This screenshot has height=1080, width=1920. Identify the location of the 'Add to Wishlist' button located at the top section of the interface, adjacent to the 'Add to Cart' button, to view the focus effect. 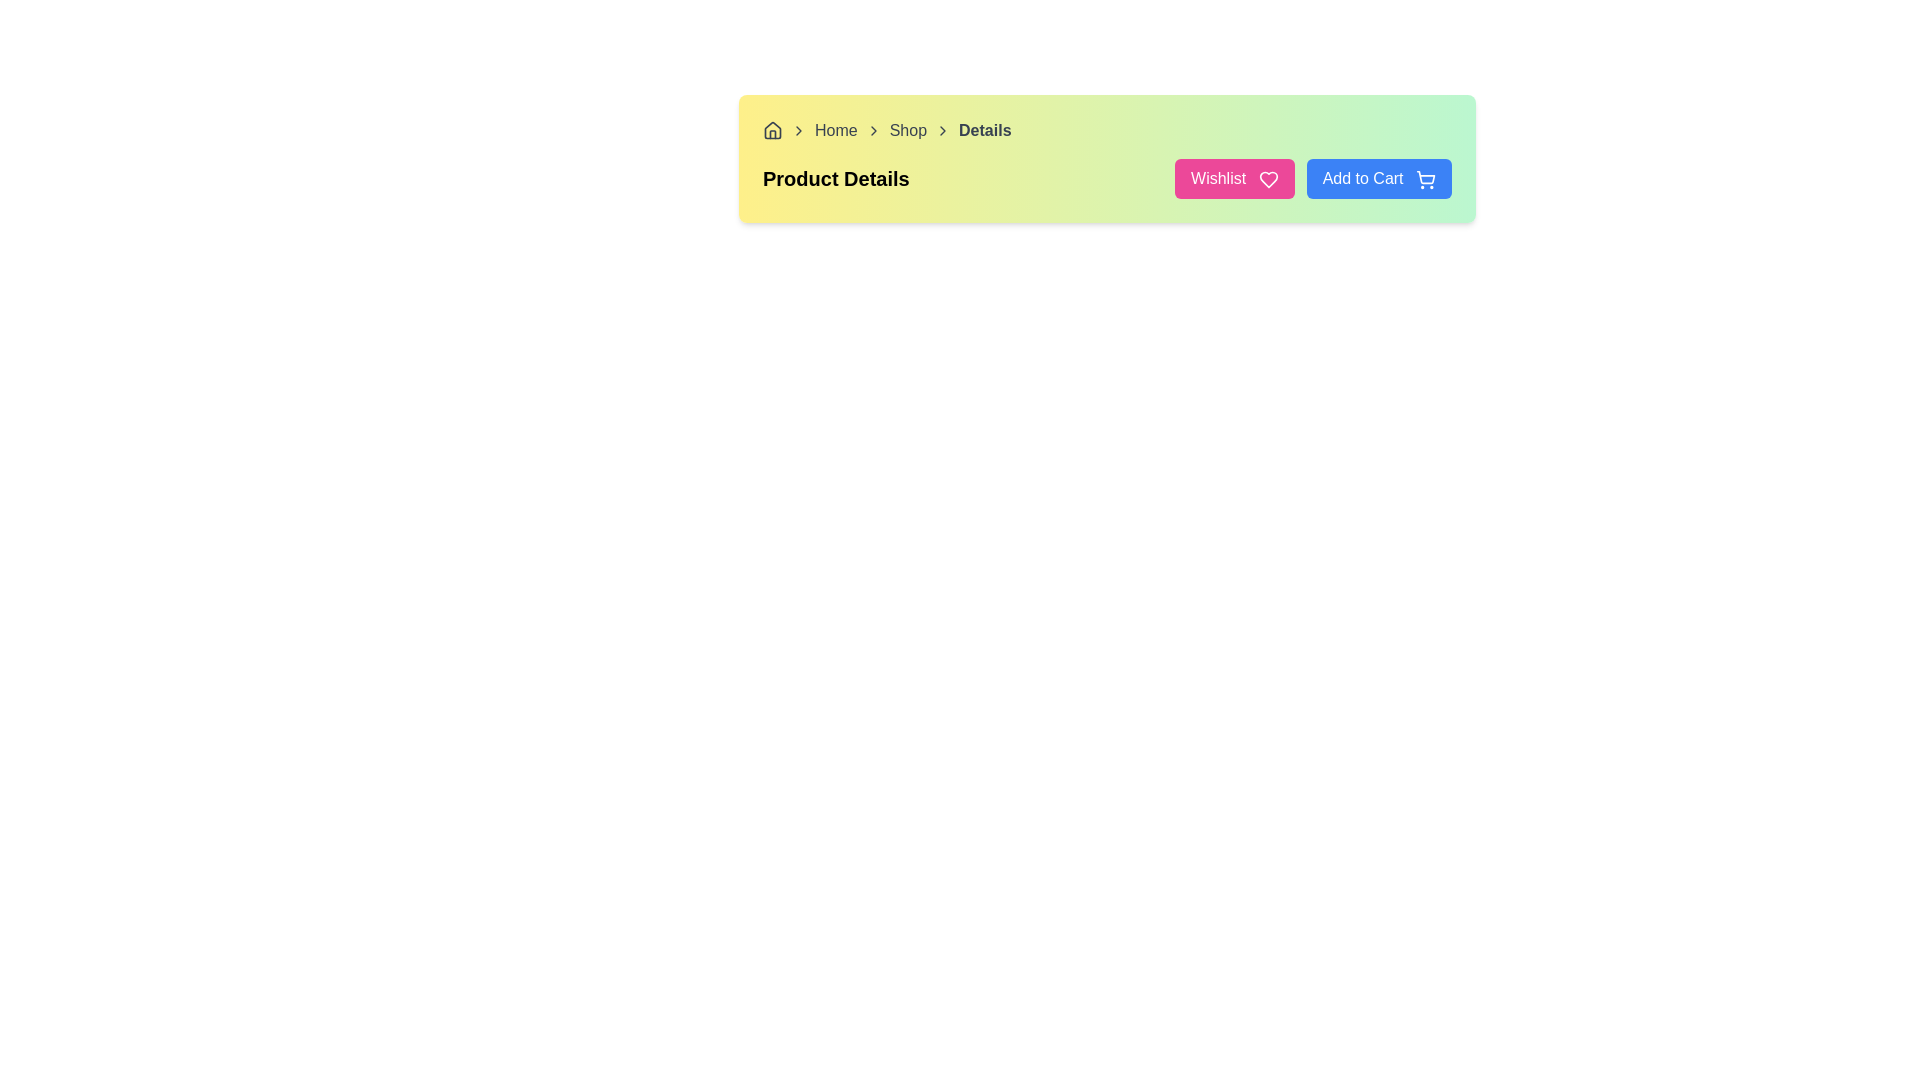
(1233, 177).